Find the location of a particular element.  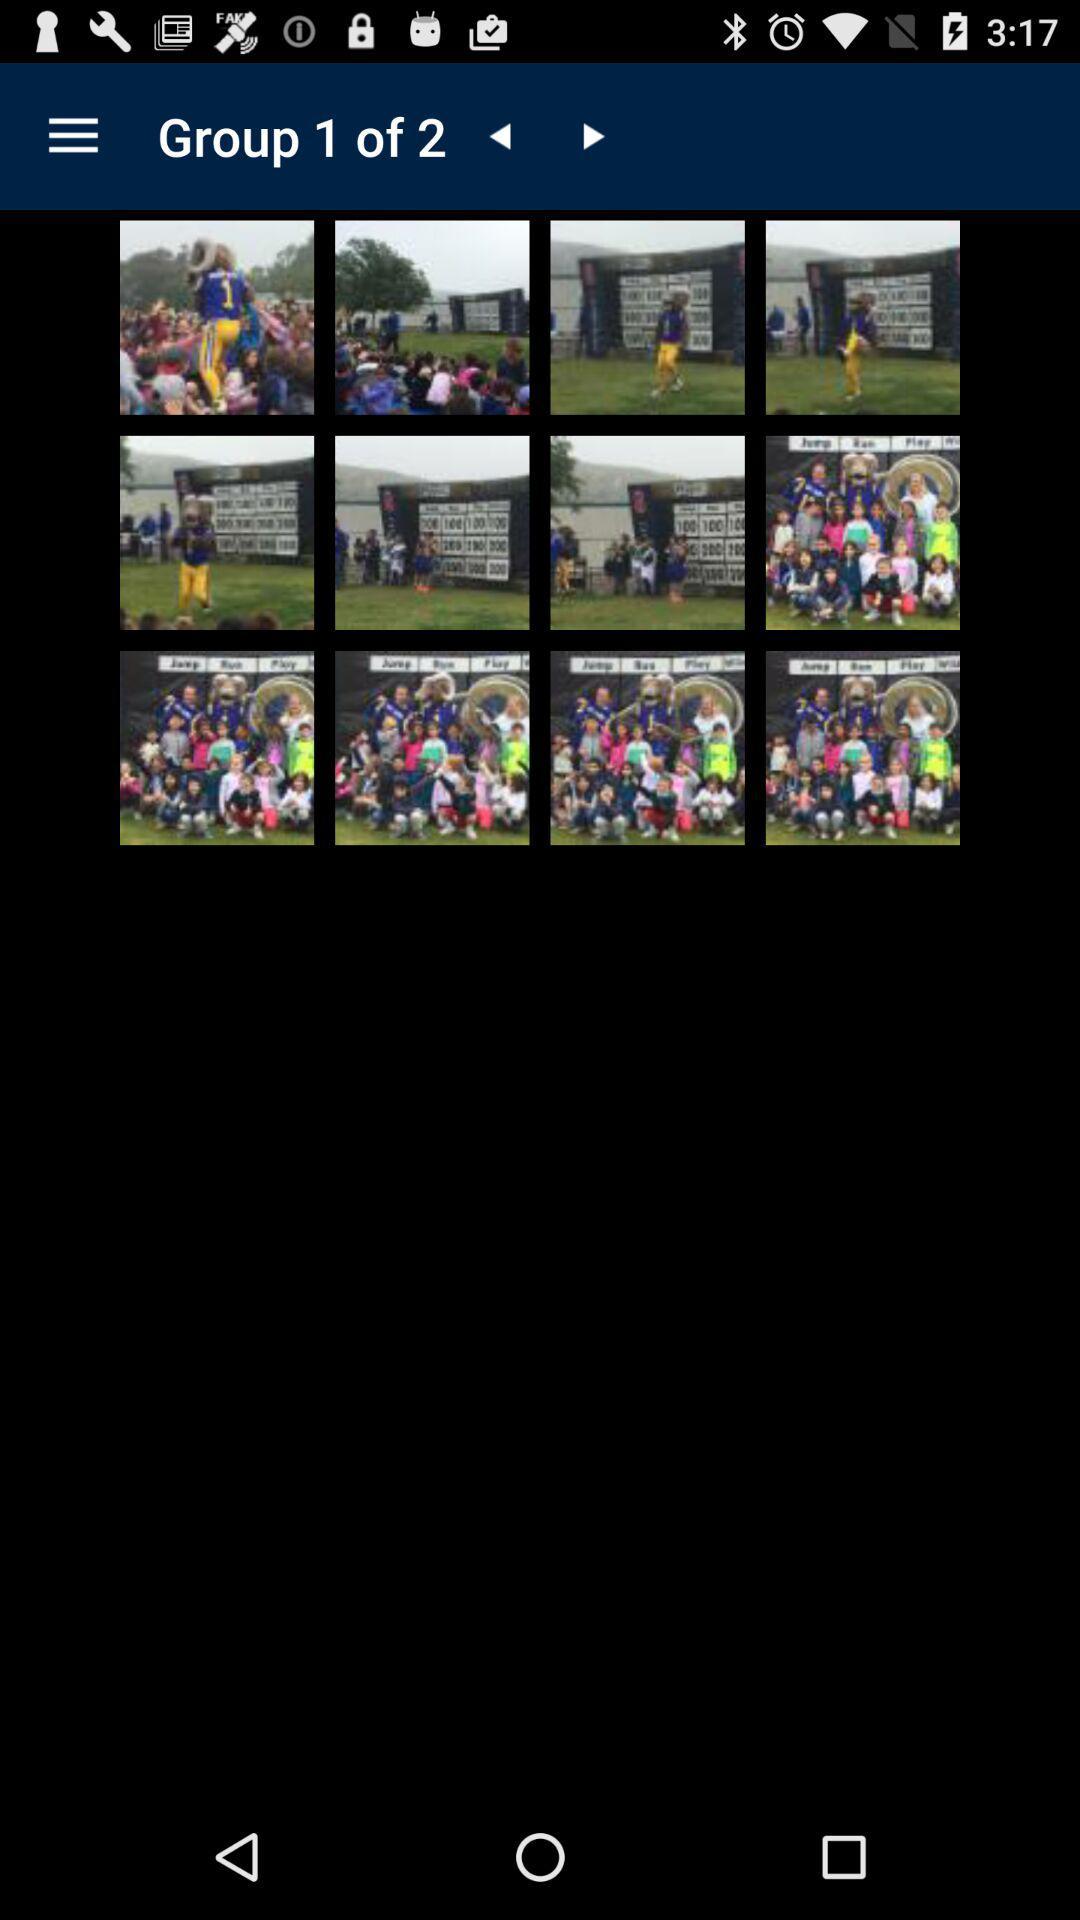

zoom in on the photo is located at coordinates (647, 747).